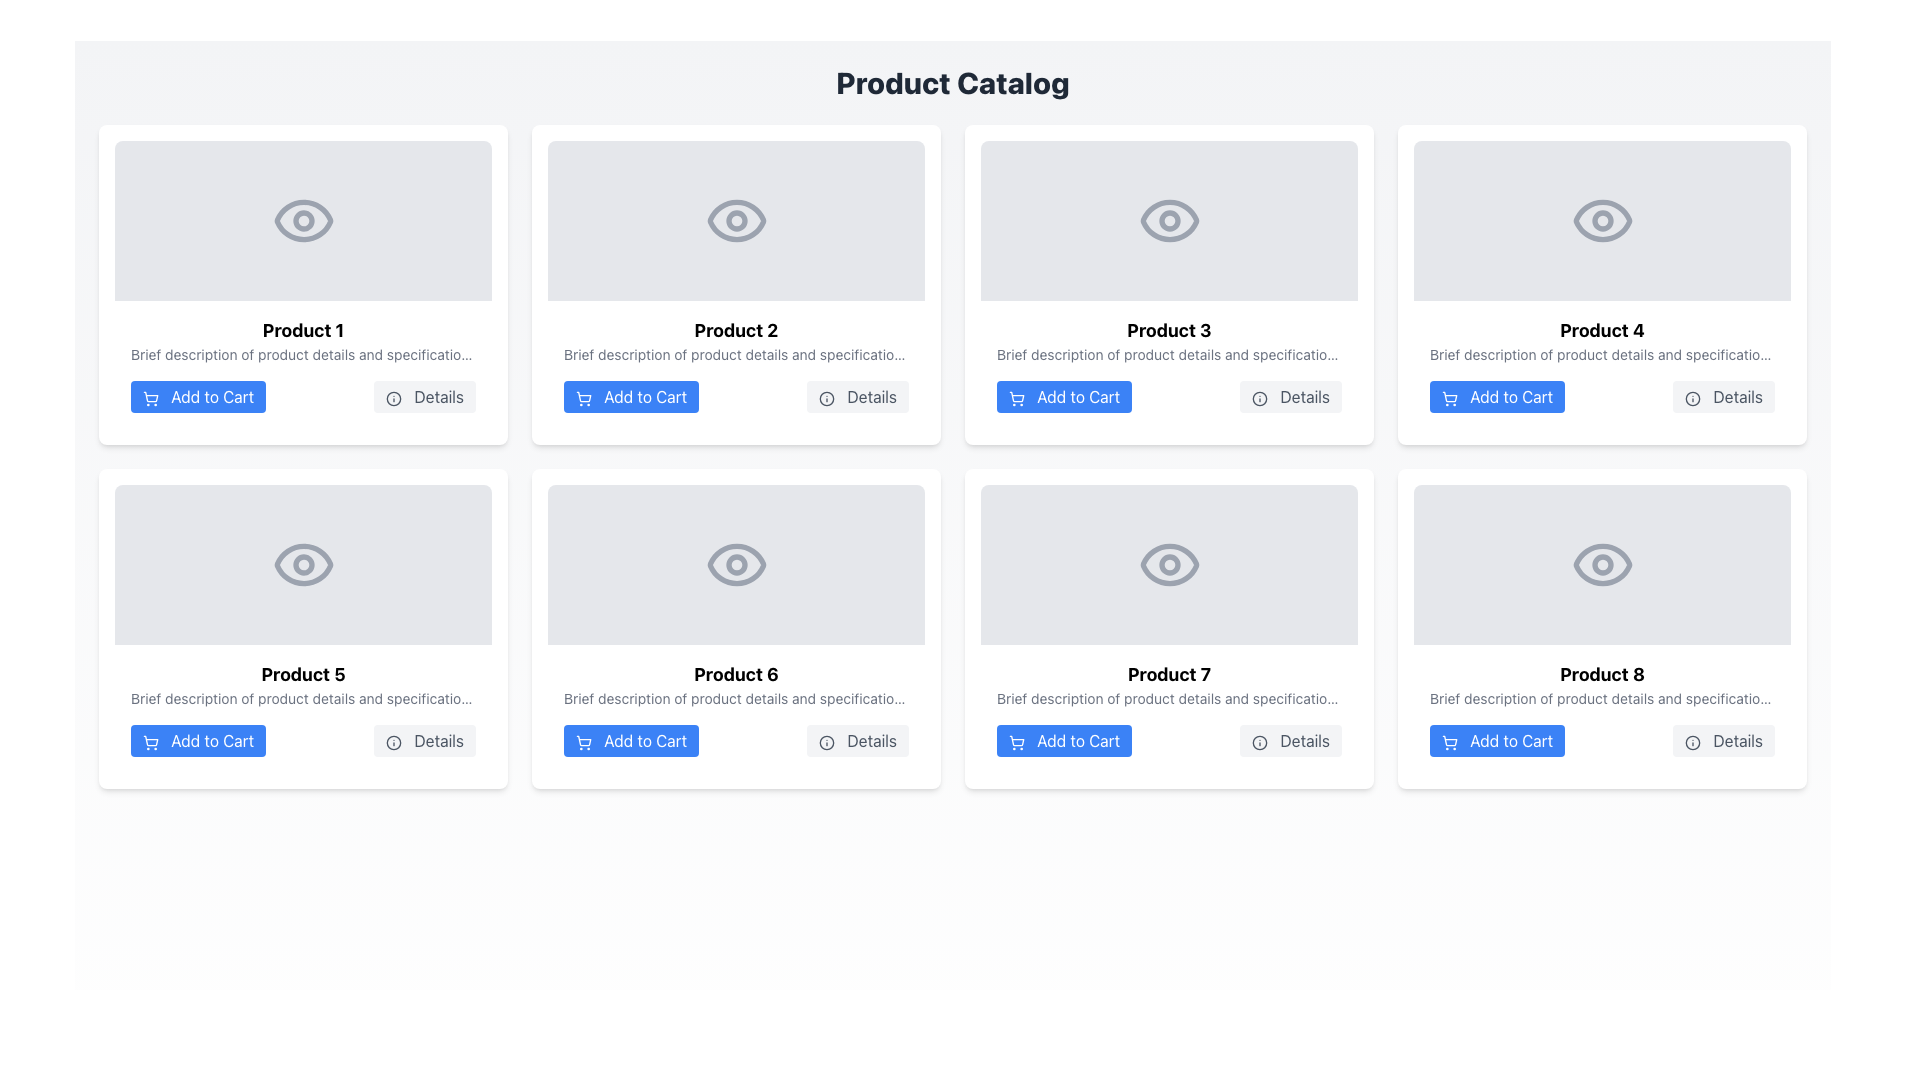 This screenshot has width=1920, height=1080. I want to click on the circular pupil element within the eye icon of Product 2 in the Product Catalog section, so click(735, 220).